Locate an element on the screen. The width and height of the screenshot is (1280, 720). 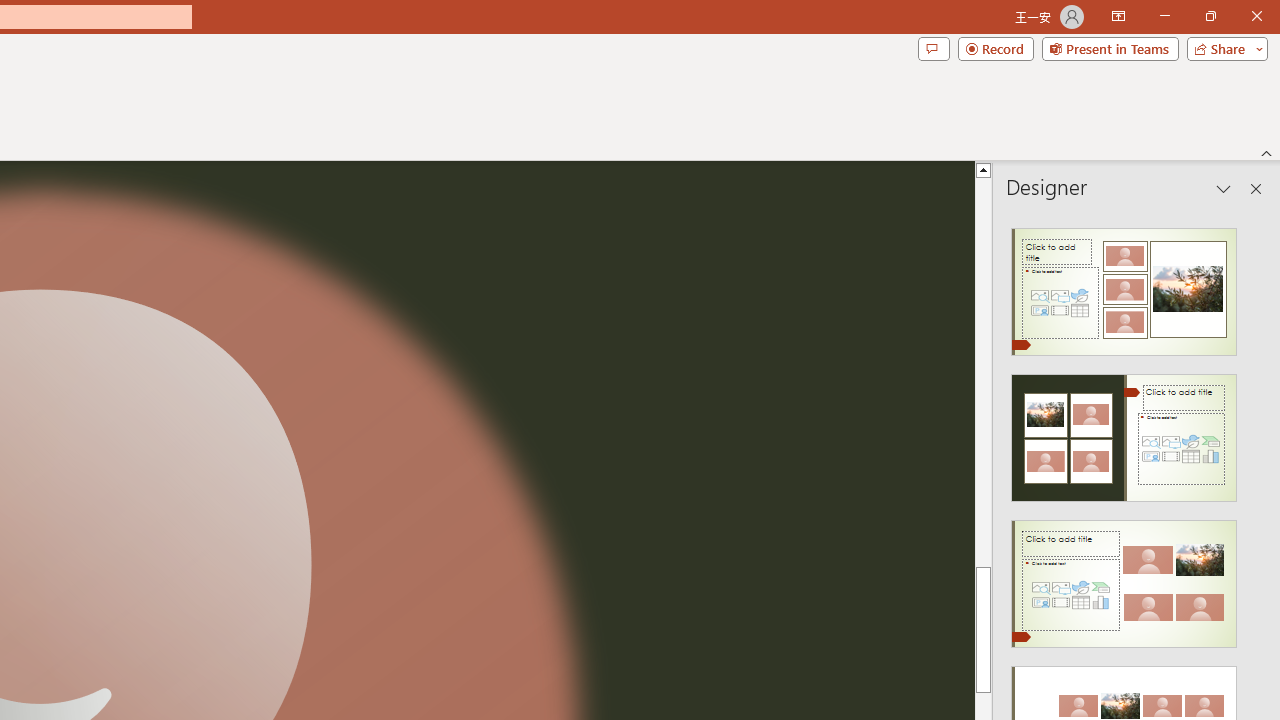
'Comments' is located at coordinates (932, 47).